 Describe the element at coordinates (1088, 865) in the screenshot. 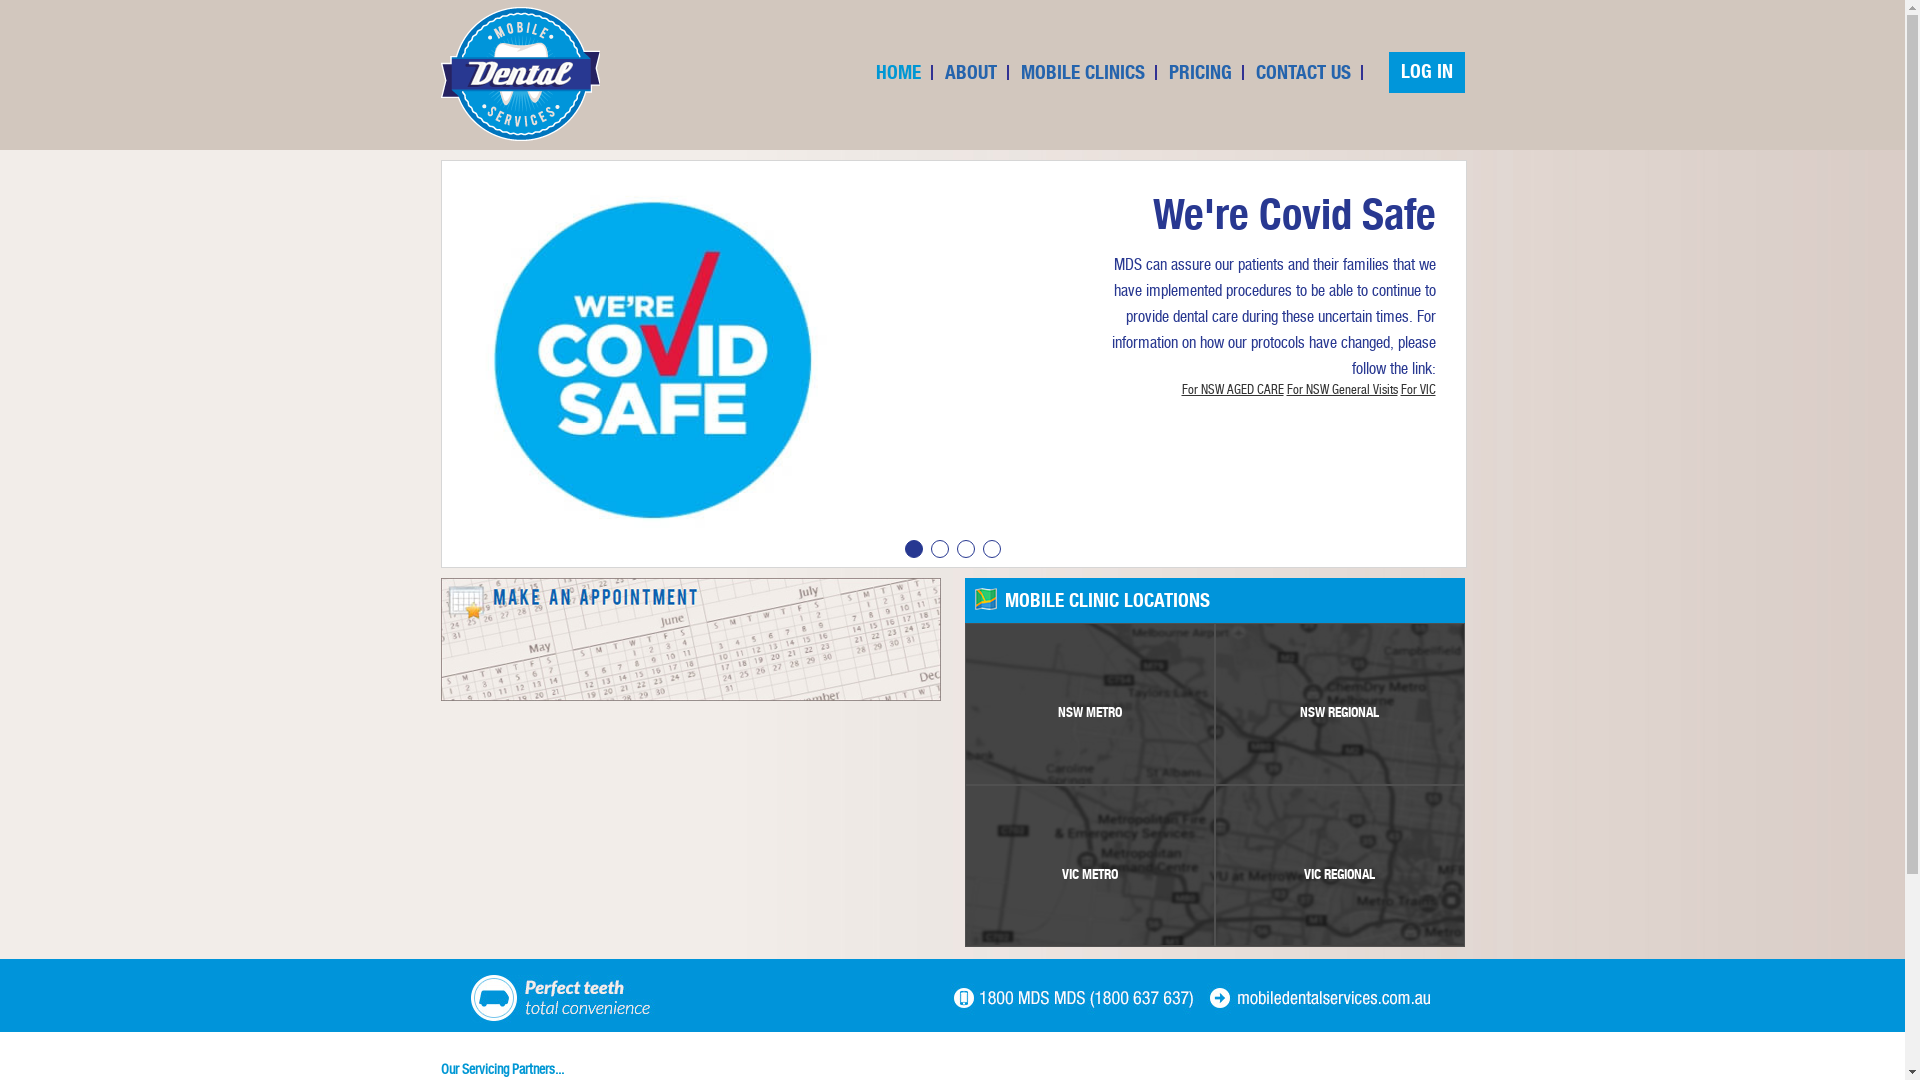

I see `'VIC METRO'` at that location.